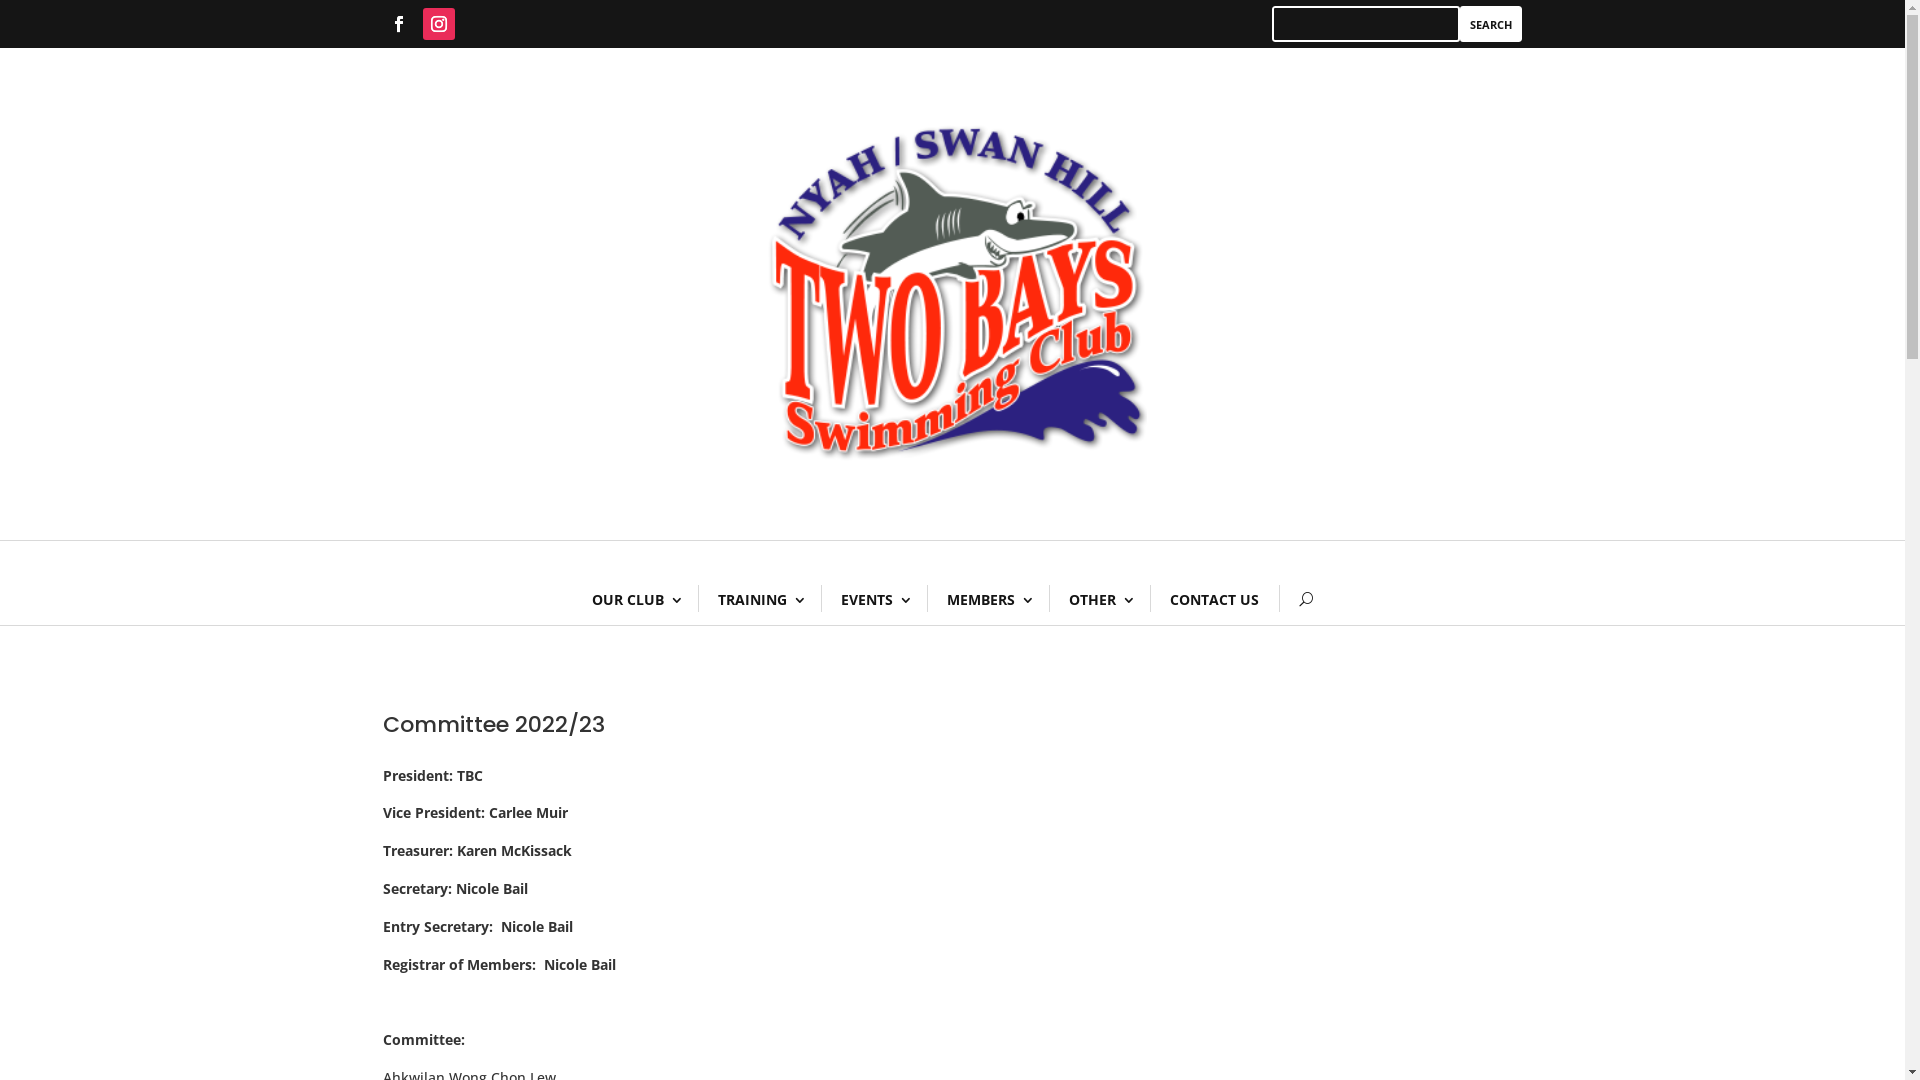 This screenshot has height=1080, width=1920. What do you see at coordinates (925, 598) in the screenshot?
I see `'MEMBERS'` at bounding box center [925, 598].